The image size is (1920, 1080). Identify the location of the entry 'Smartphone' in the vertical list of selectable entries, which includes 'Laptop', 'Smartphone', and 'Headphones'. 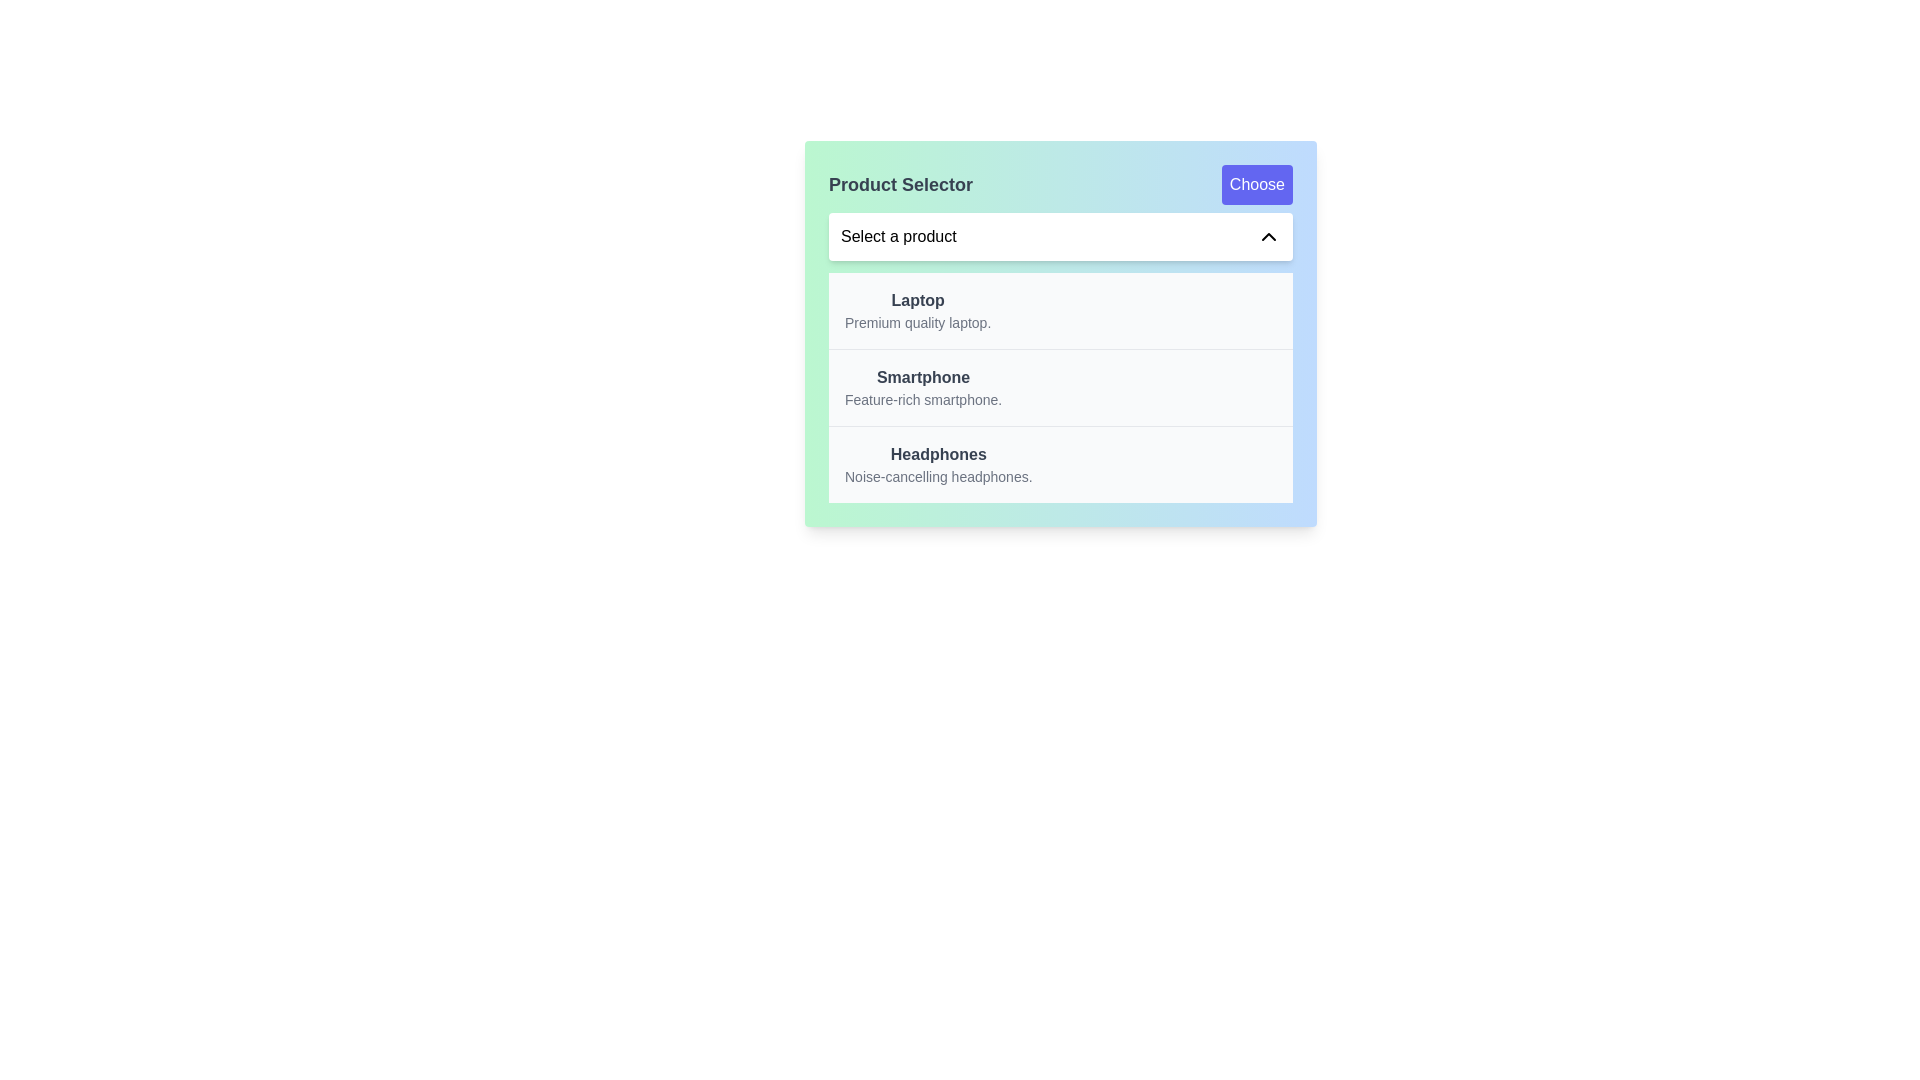
(1059, 388).